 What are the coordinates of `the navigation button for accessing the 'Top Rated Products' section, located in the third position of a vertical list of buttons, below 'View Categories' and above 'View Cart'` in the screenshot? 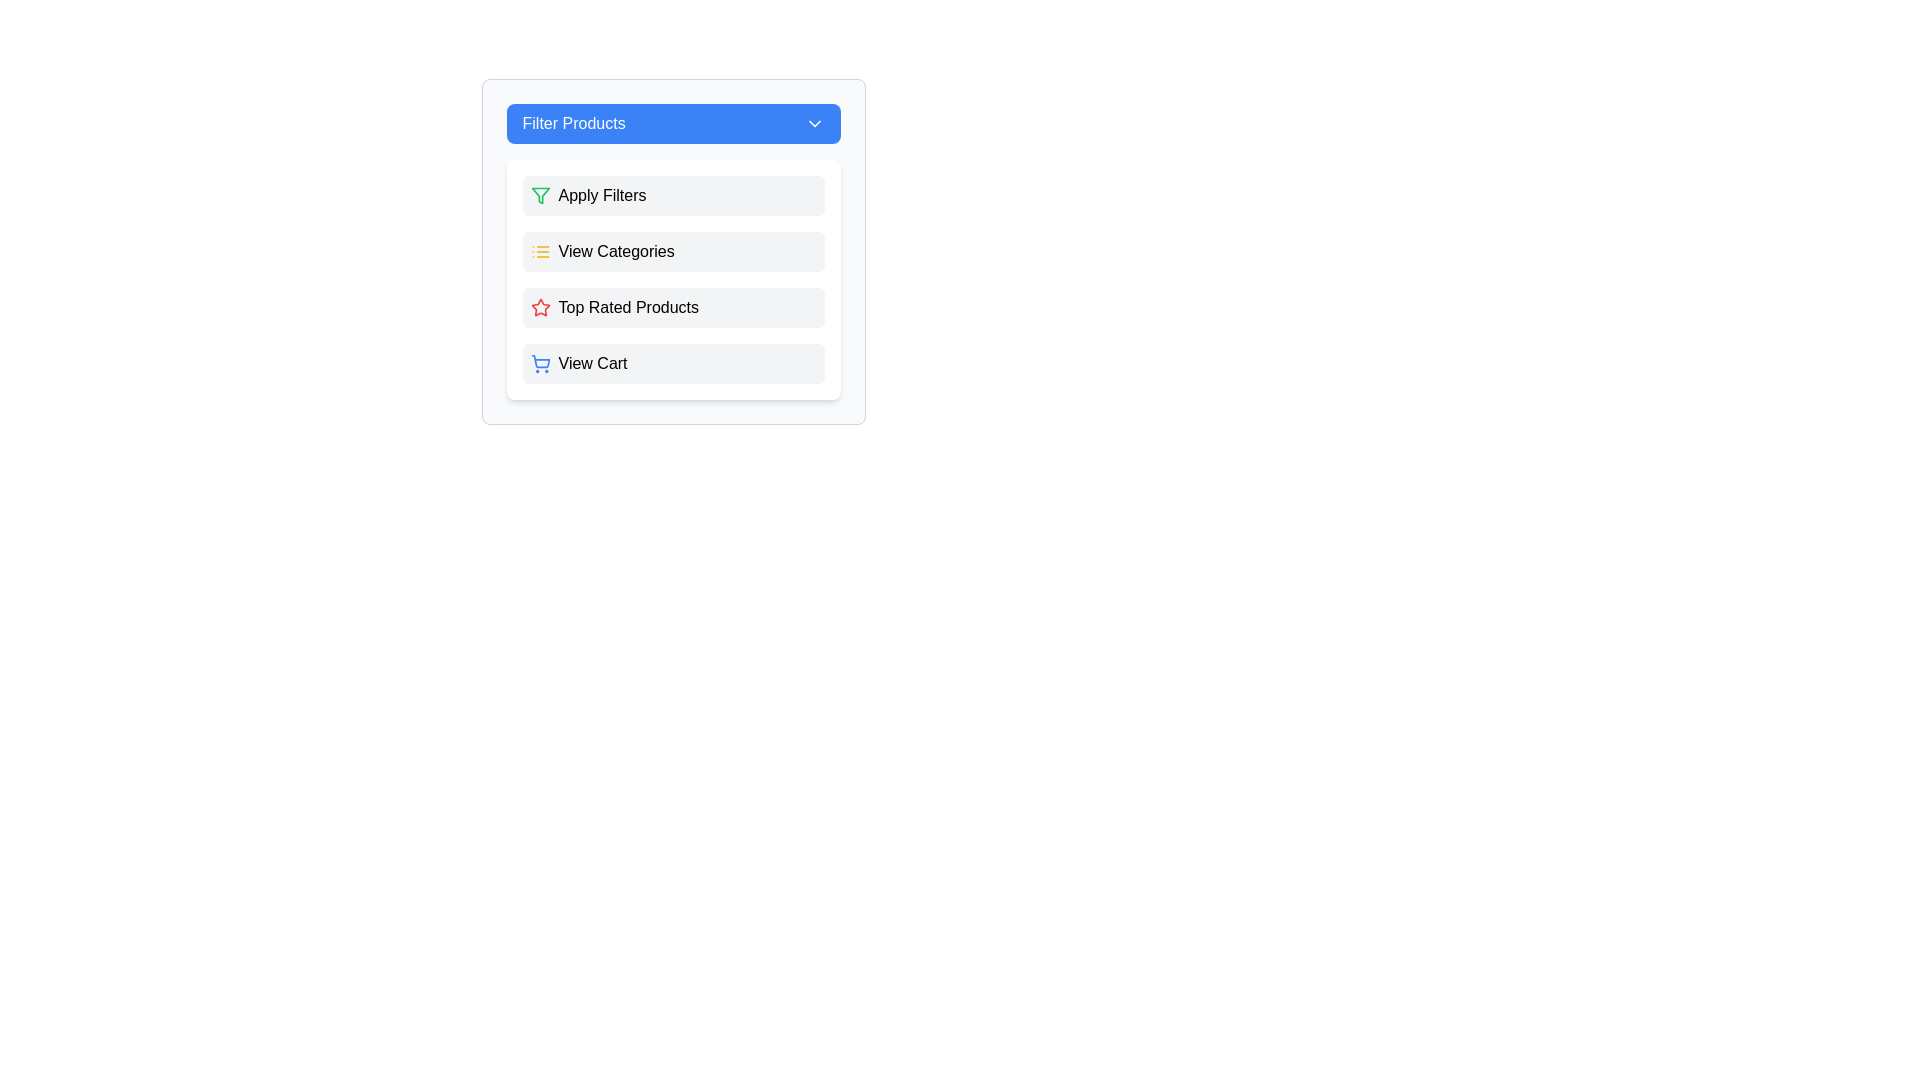 It's located at (673, 308).